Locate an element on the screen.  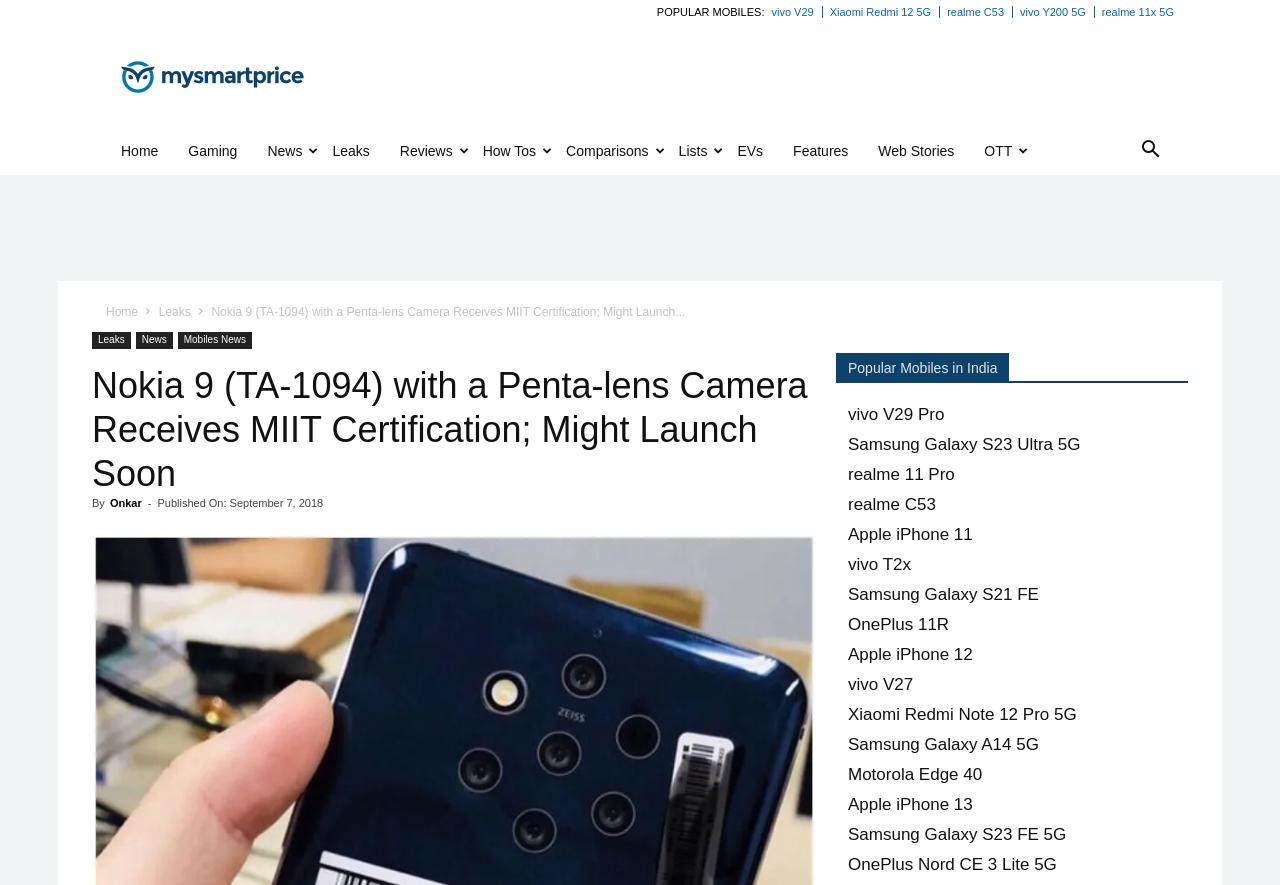
'-' is located at coordinates (146, 503).